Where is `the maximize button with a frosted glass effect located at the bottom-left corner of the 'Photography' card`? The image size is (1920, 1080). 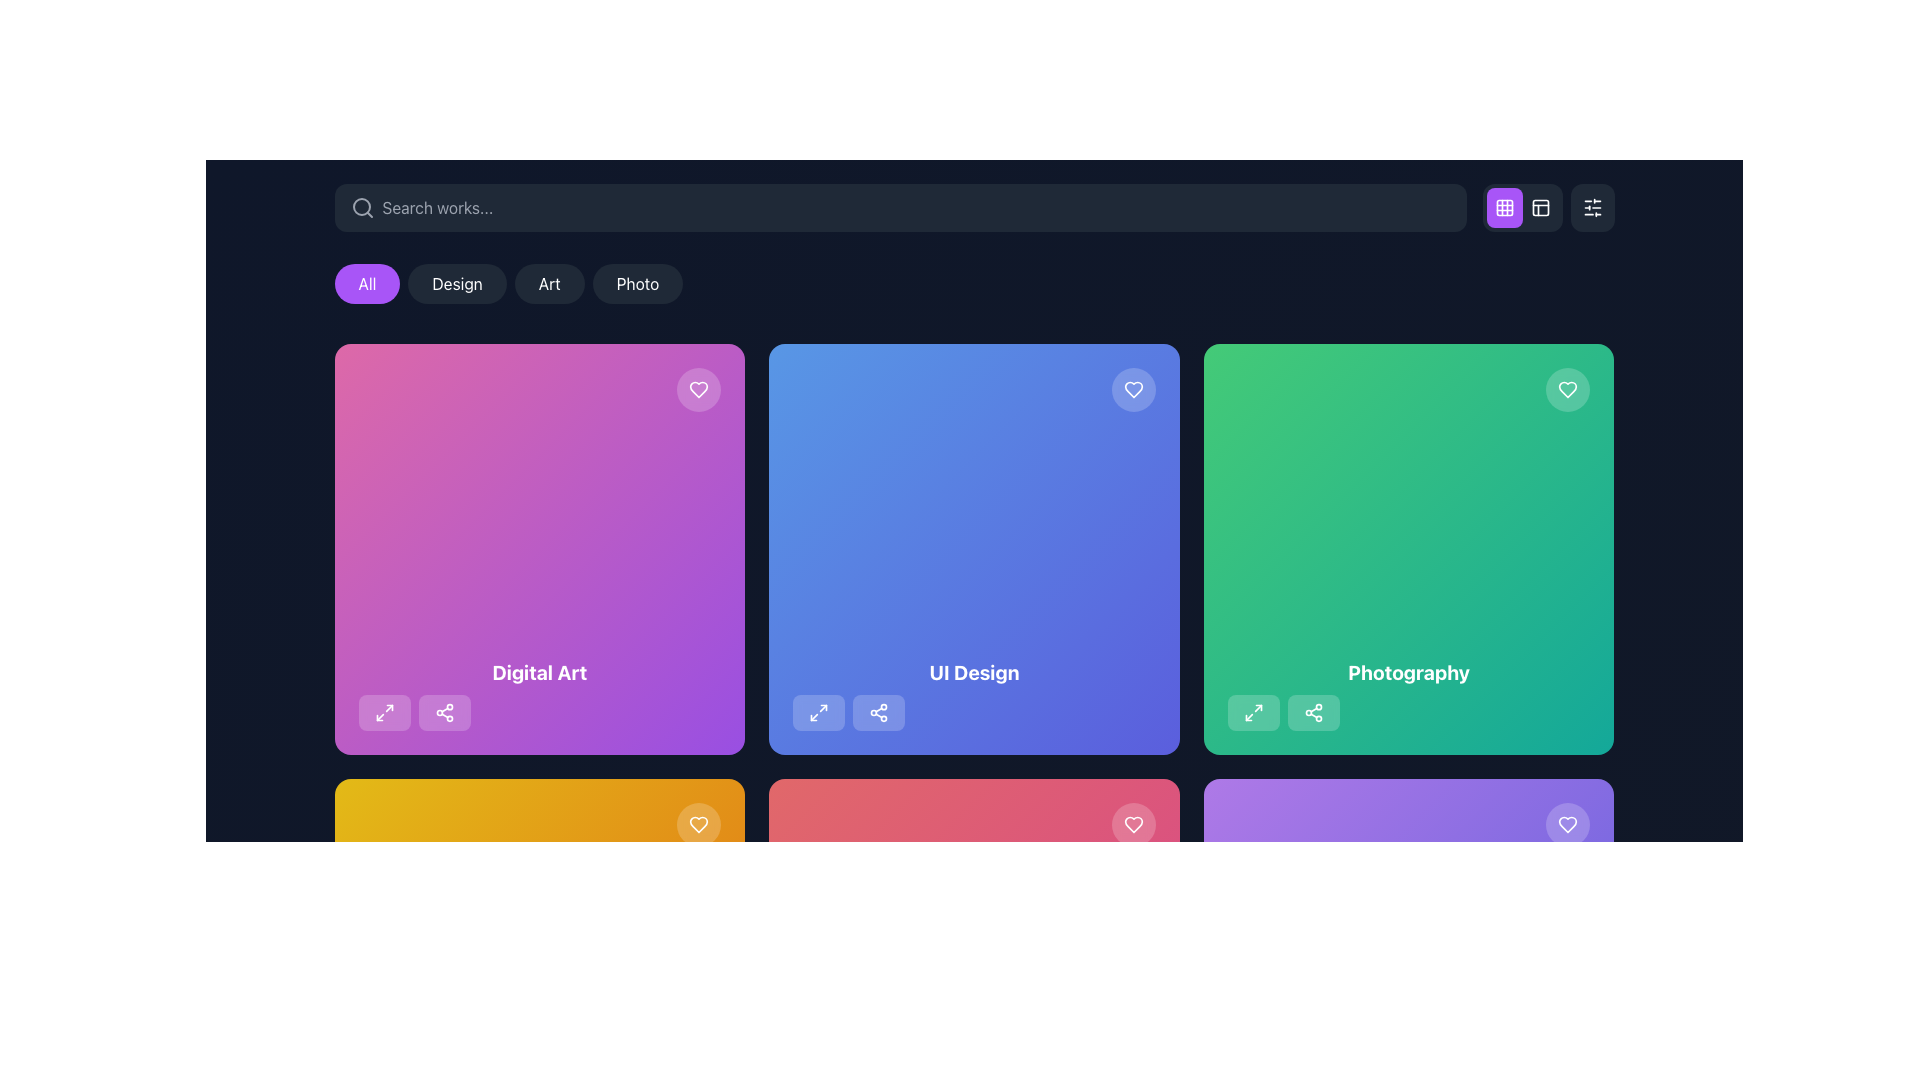 the maximize button with a frosted glass effect located at the bottom-left corner of the 'Photography' card is located at coordinates (1252, 711).